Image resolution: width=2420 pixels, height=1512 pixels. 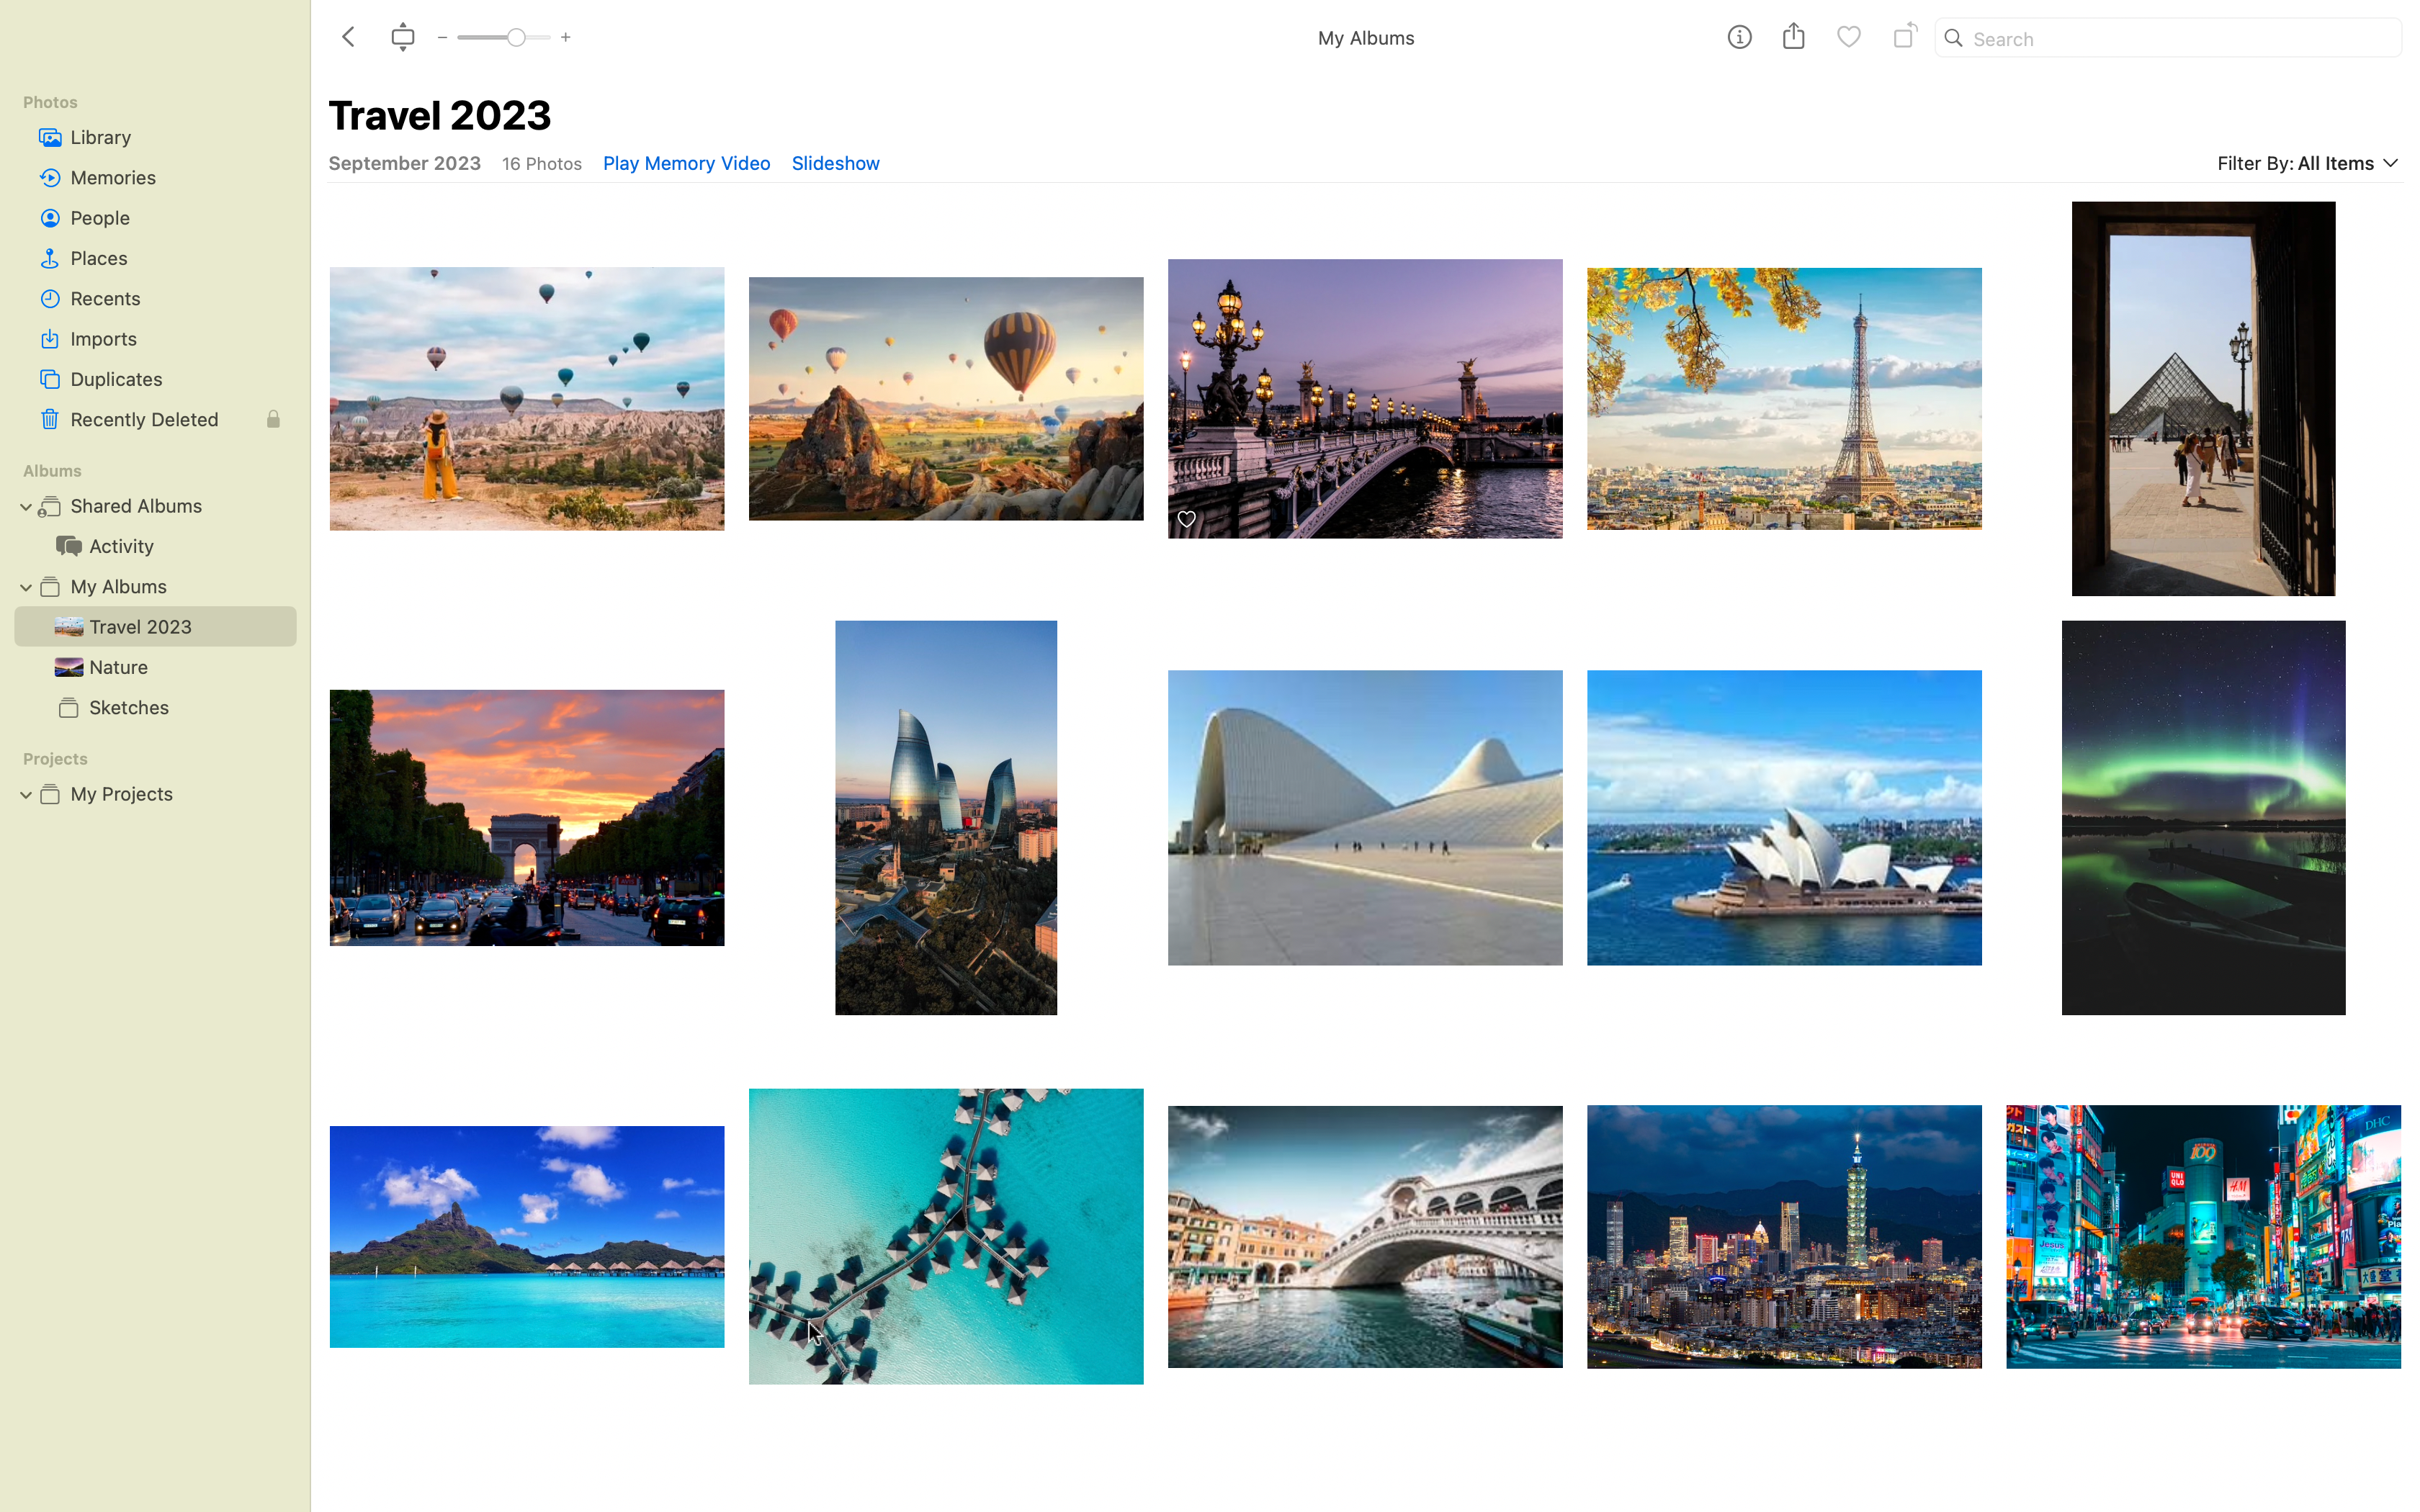 What do you see at coordinates (1785, 816) in the screenshot?
I see `Execute three successive rotations on the Sydney lotus temple image` at bounding box center [1785, 816].